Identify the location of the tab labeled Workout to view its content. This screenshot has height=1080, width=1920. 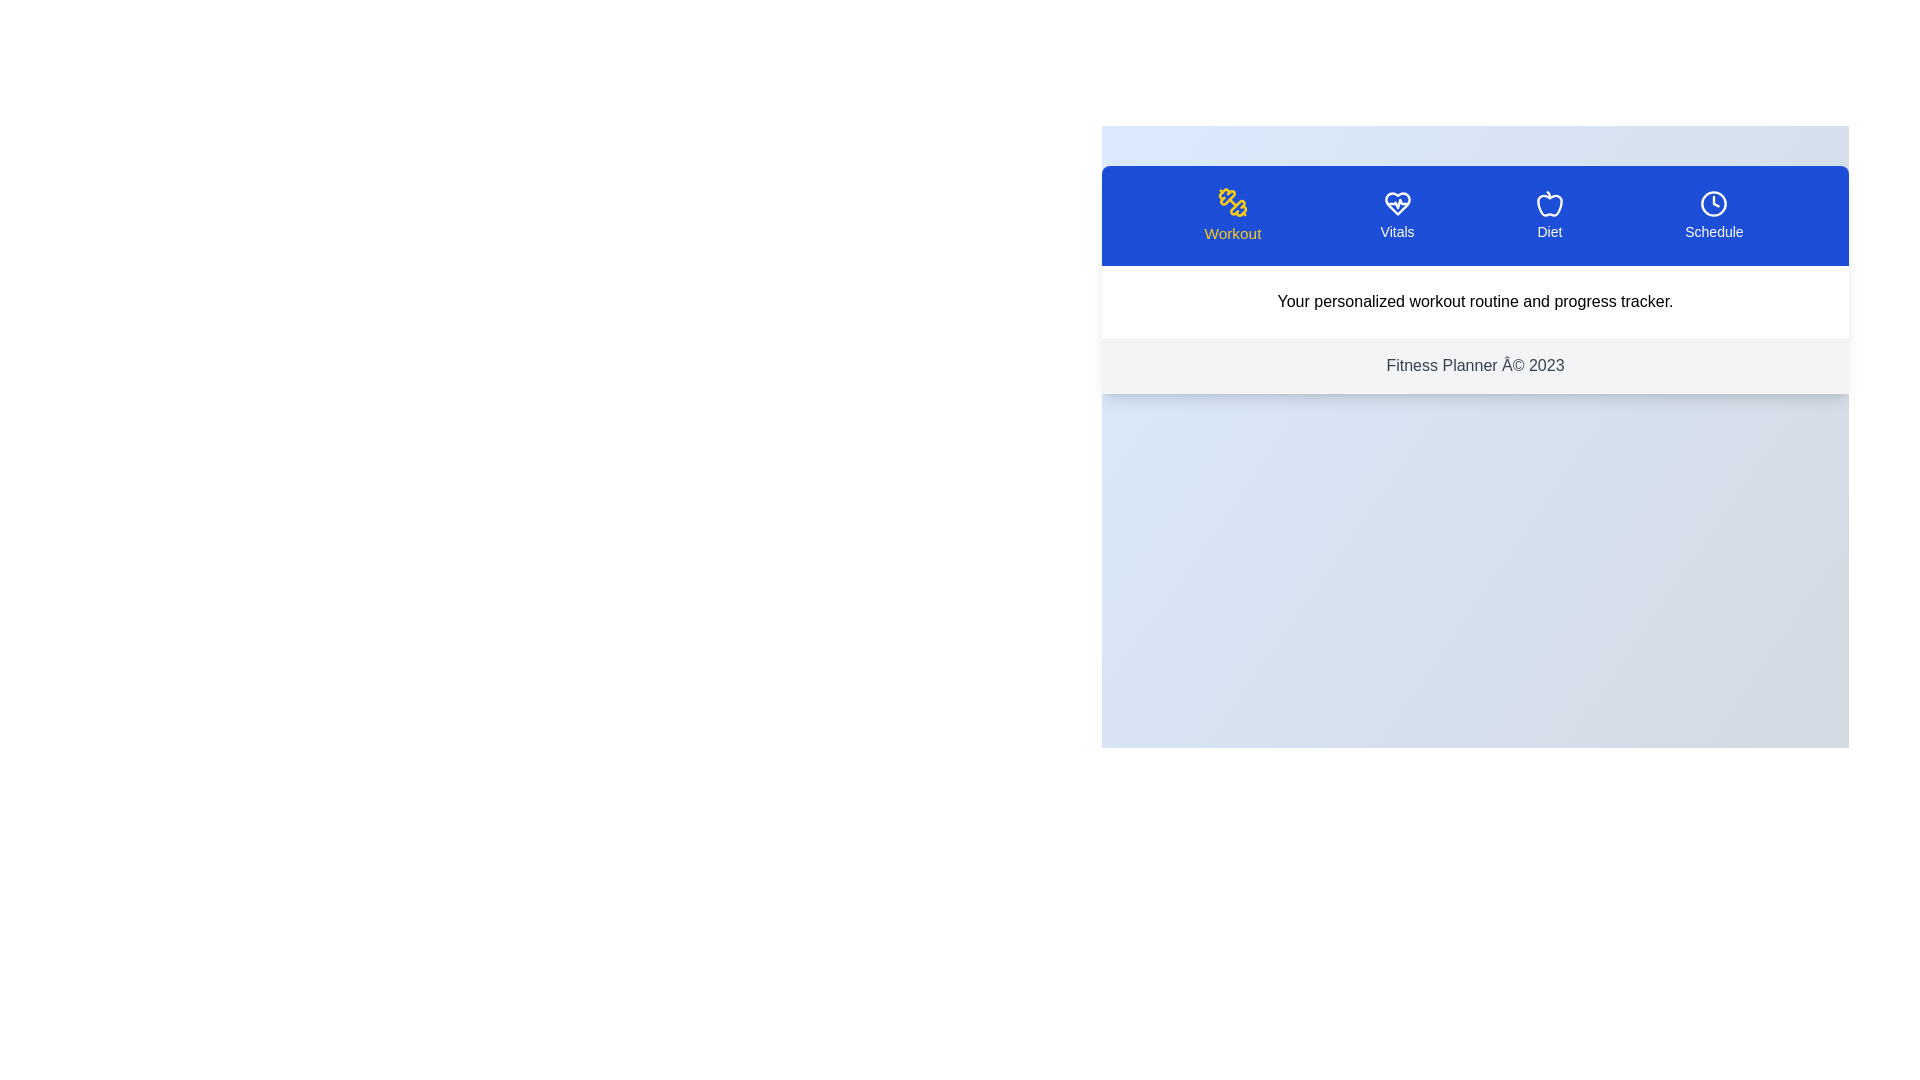
(1232, 216).